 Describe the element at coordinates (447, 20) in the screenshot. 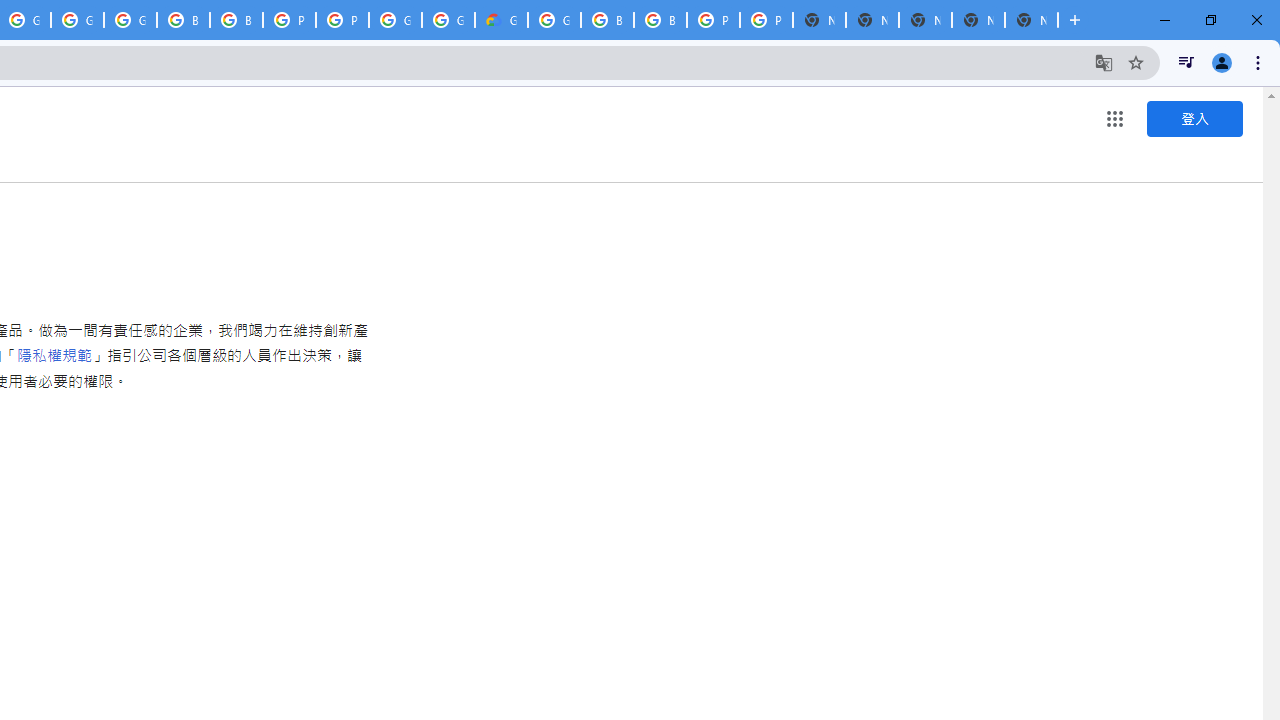

I see `'Google Cloud Platform'` at that location.